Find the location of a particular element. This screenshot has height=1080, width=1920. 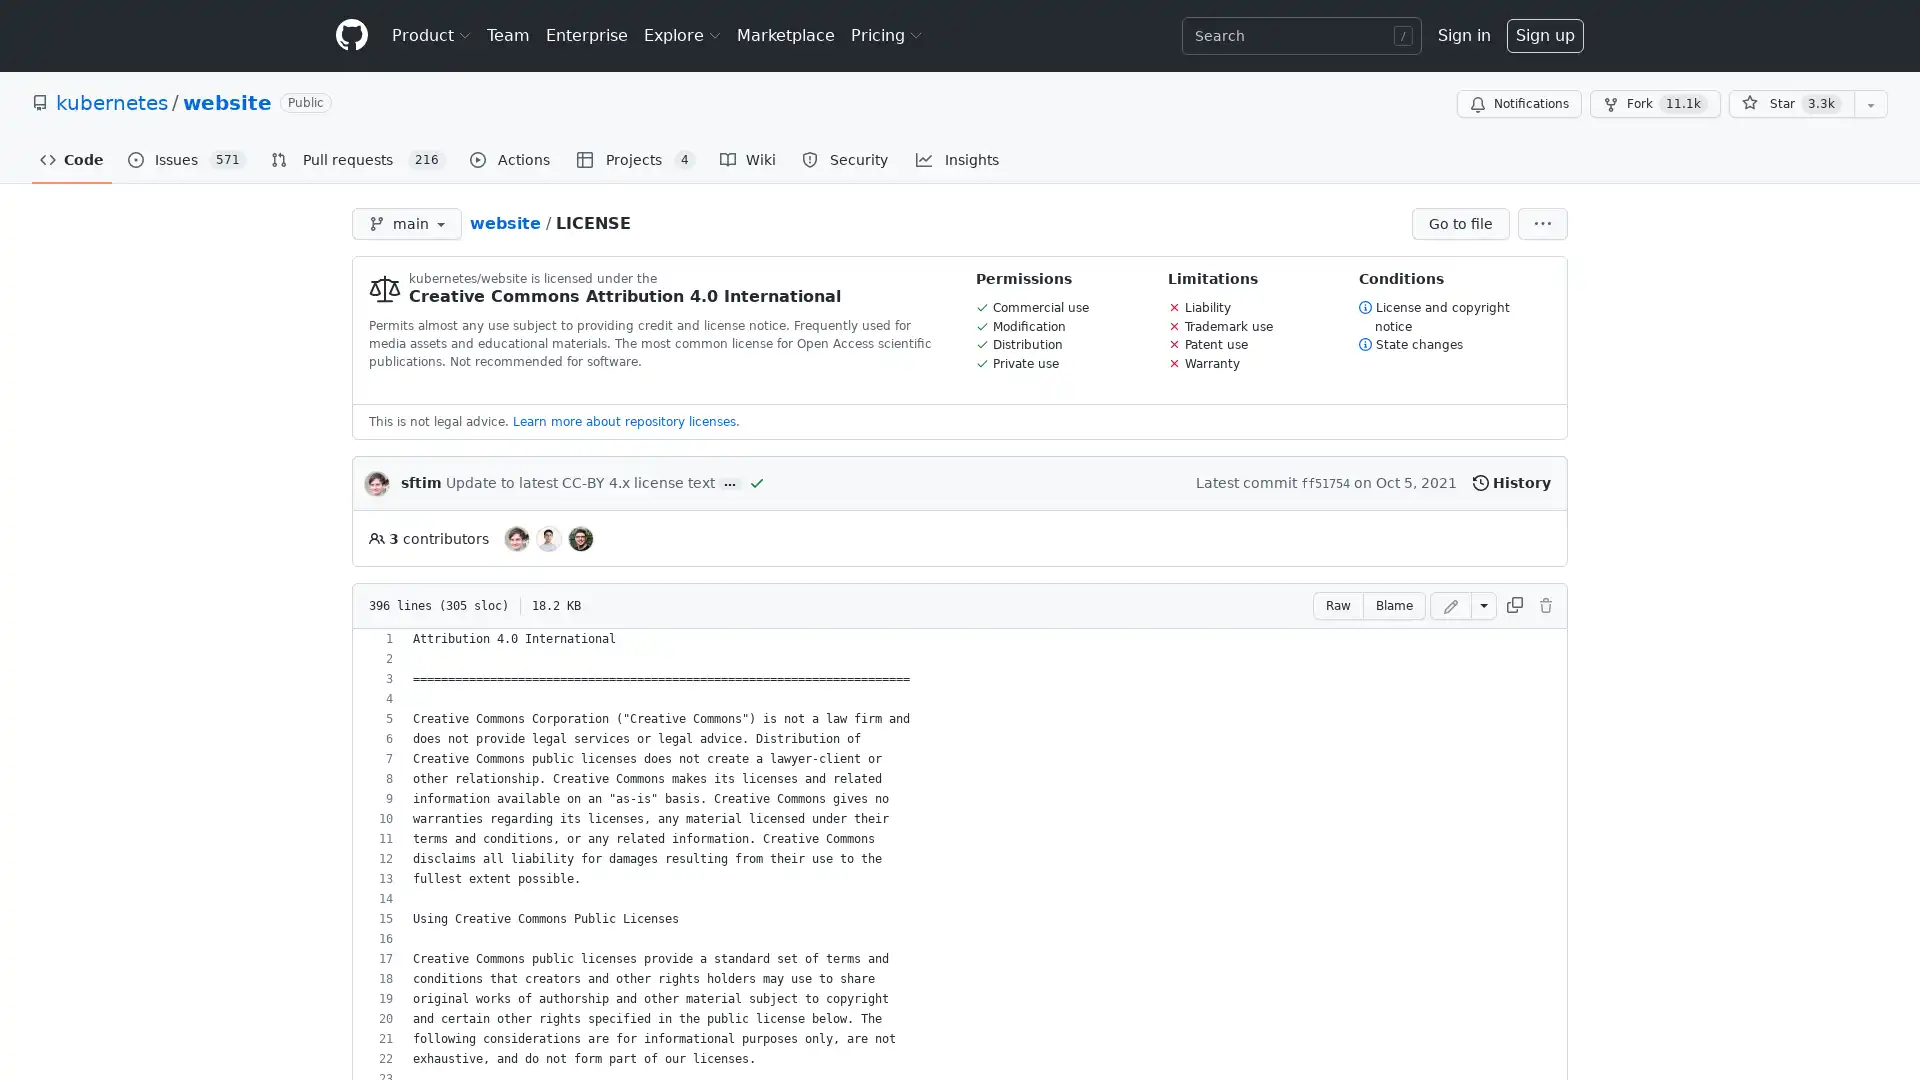

3 contributors is located at coordinates (427, 537).